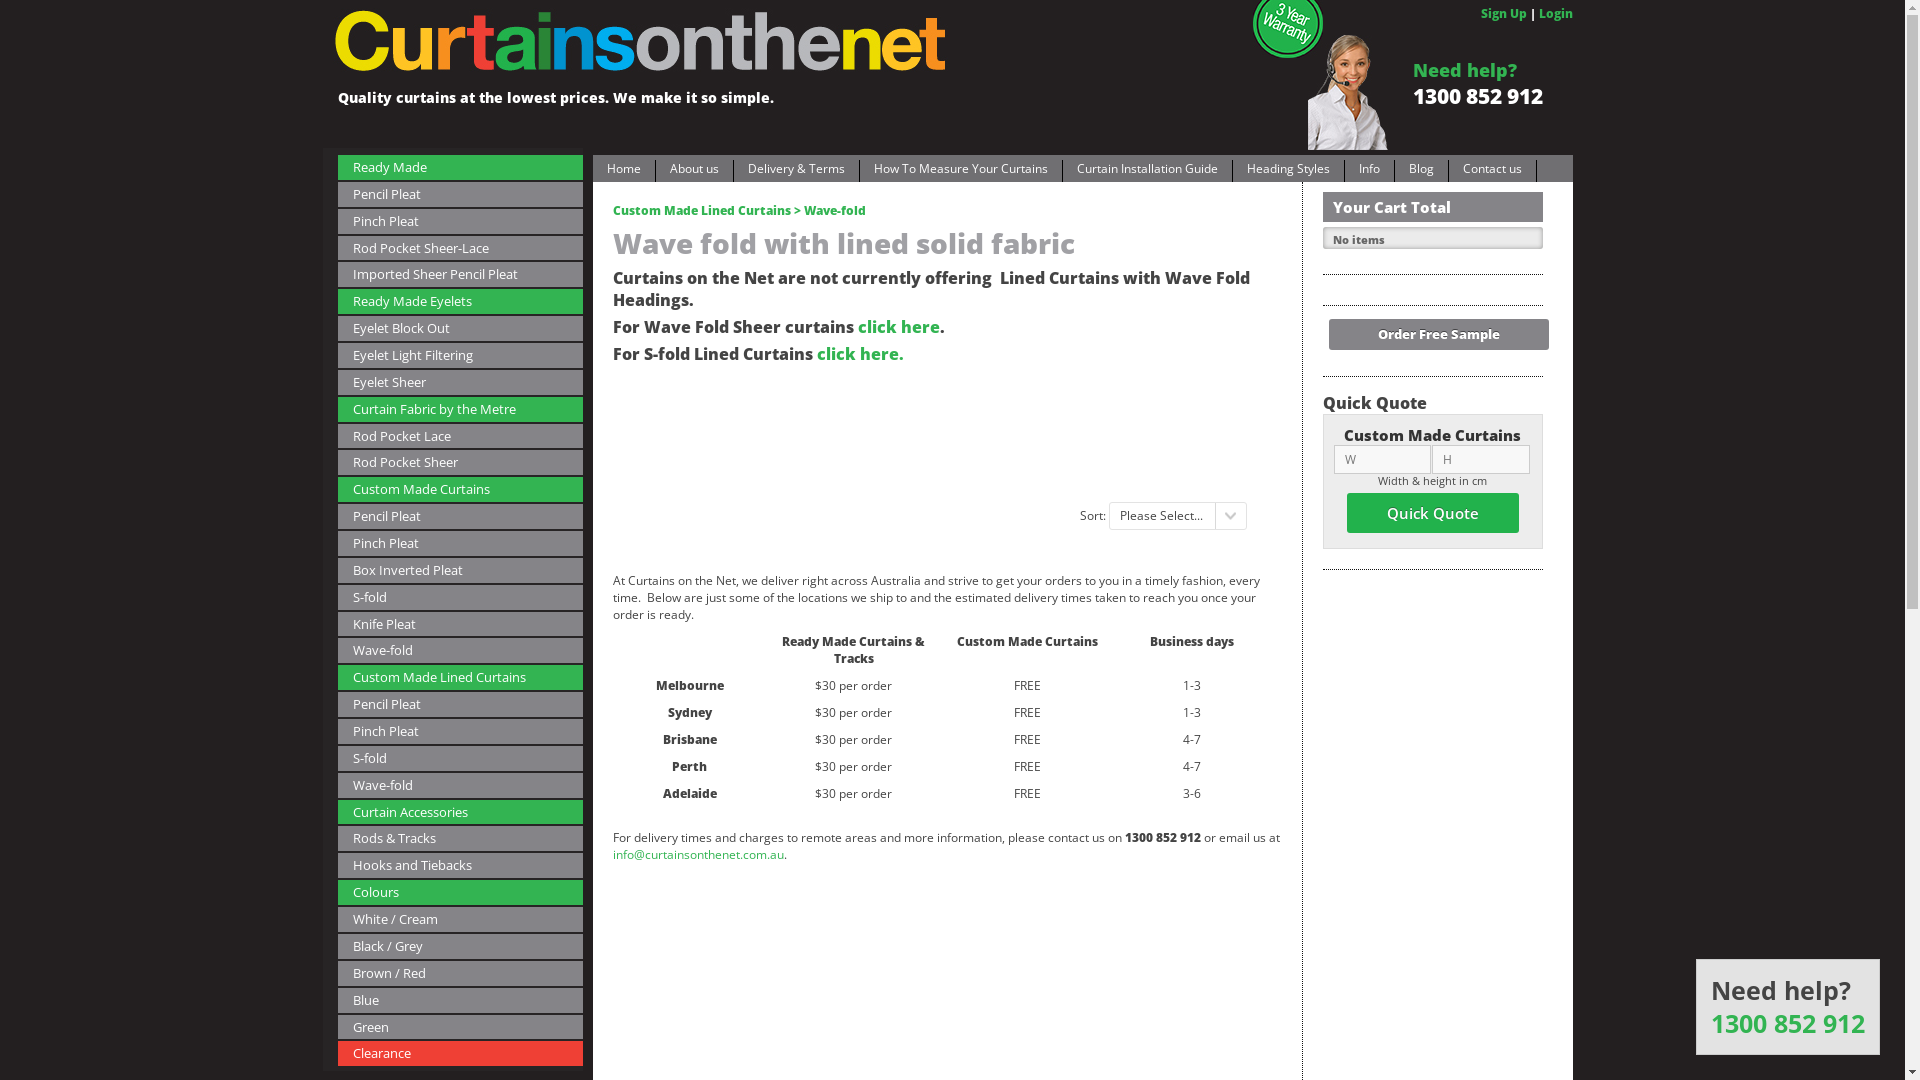 This screenshot has width=1920, height=1080. I want to click on 'Curtain Fabric by the Metre', so click(337, 408).